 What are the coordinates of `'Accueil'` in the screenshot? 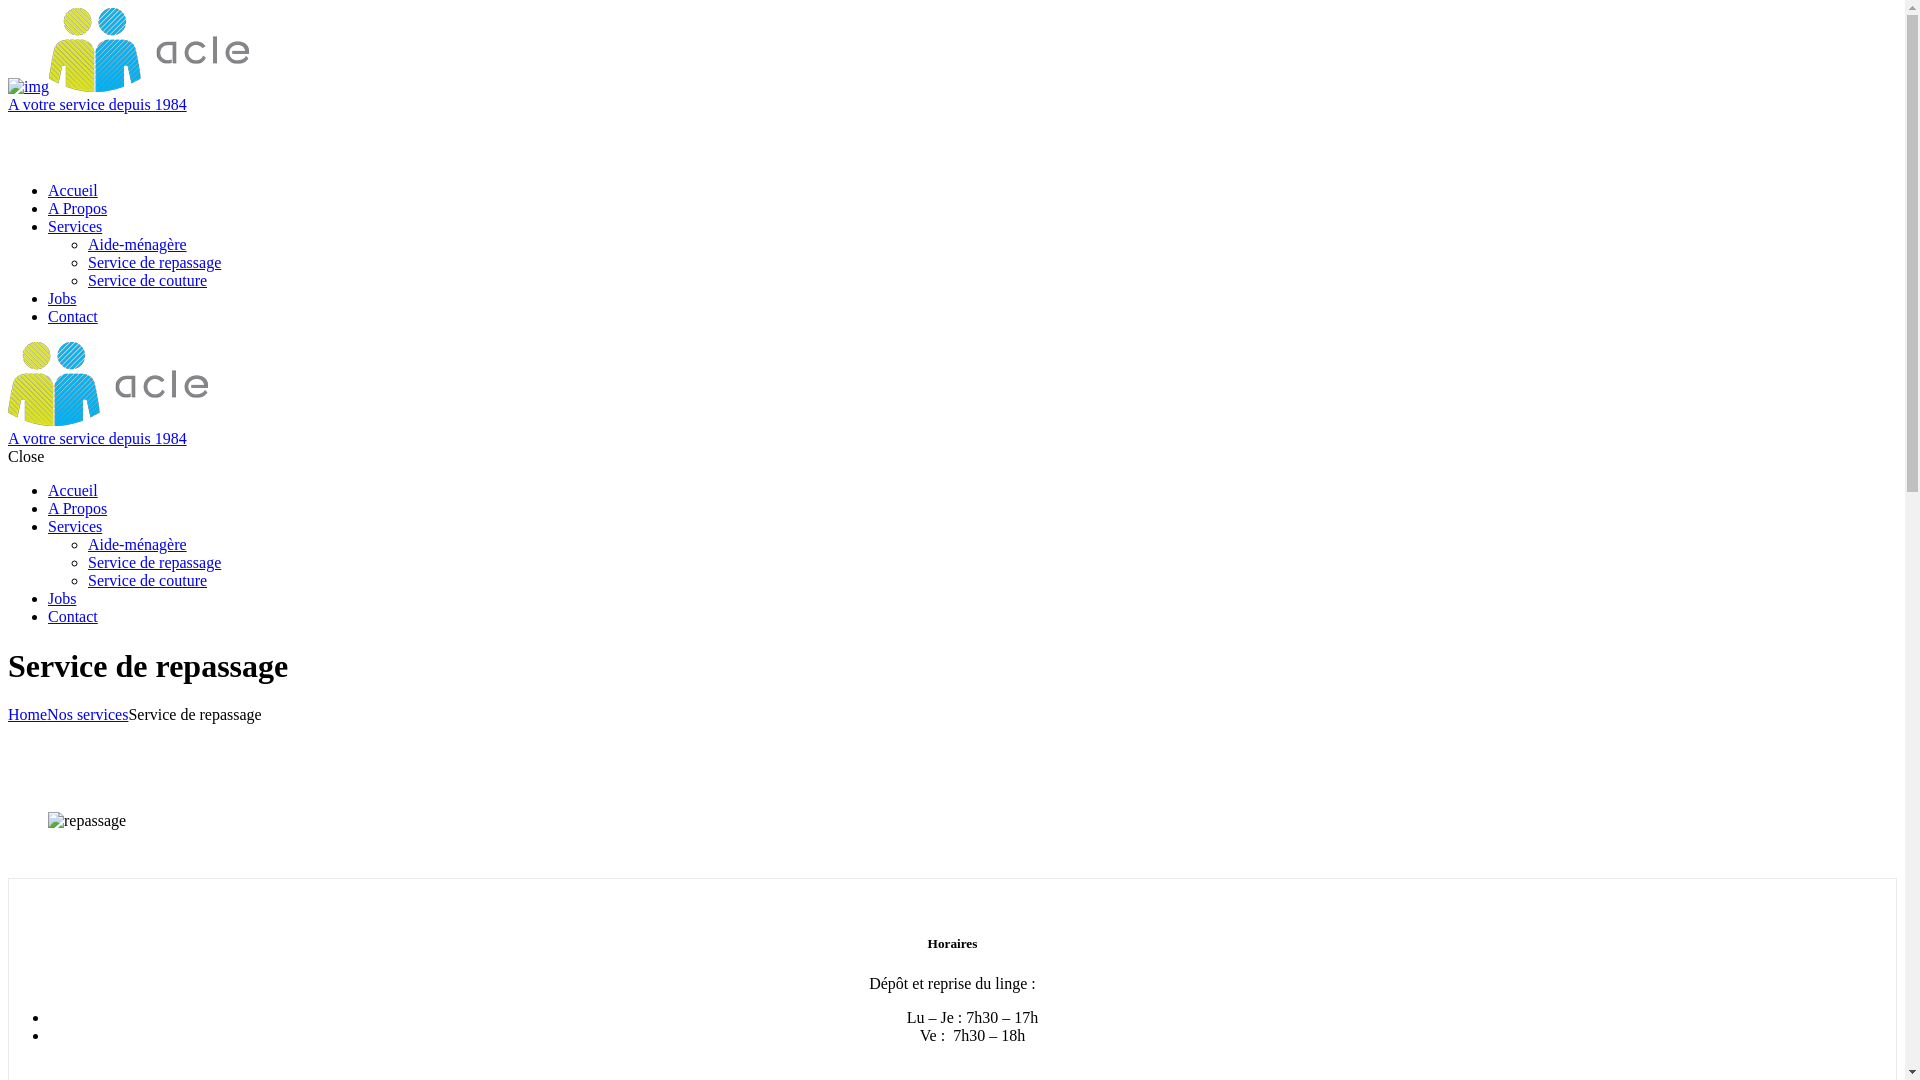 It's located at (72, 190).